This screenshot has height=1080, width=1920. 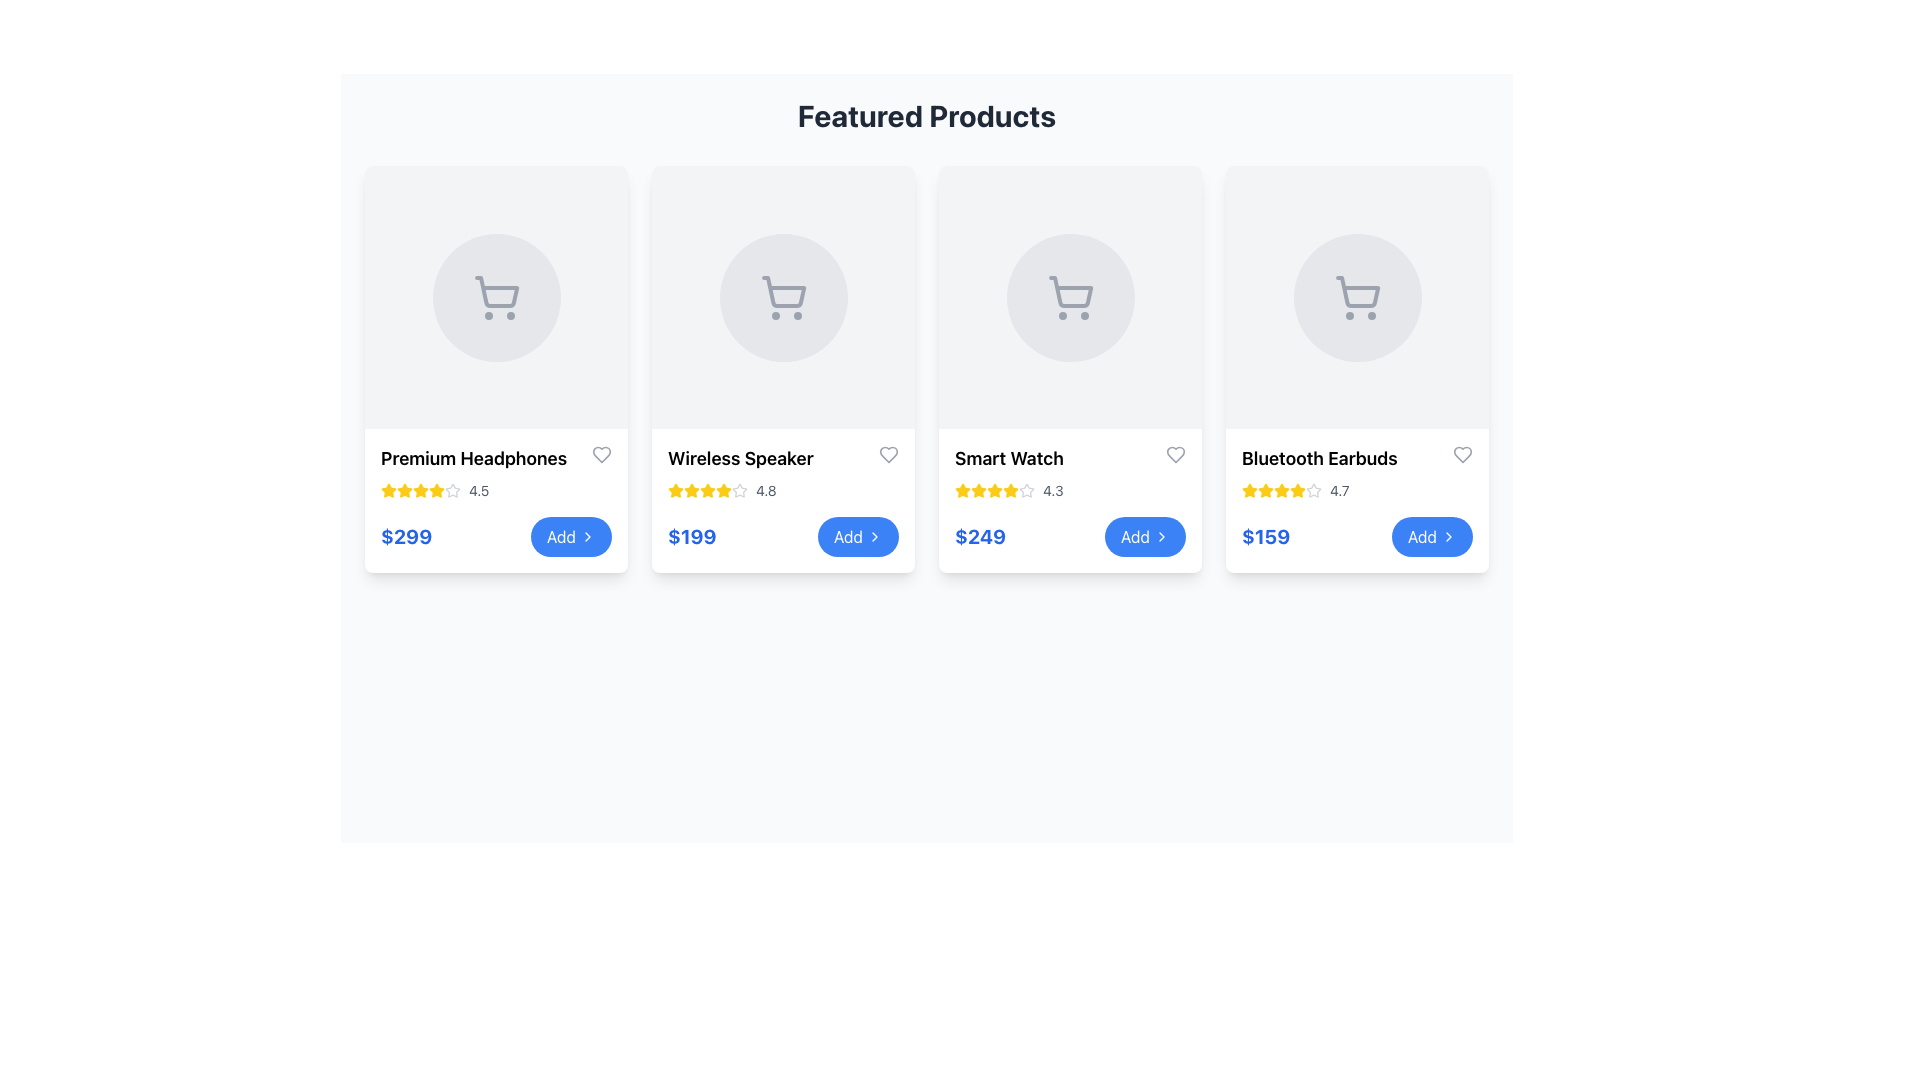 What do you see at coordinates (676, 490) in the screenshot?
I see `the second yellow star icon in the rating system for the 'Wireless Speaker' product card` at bounding box center [676, 490].